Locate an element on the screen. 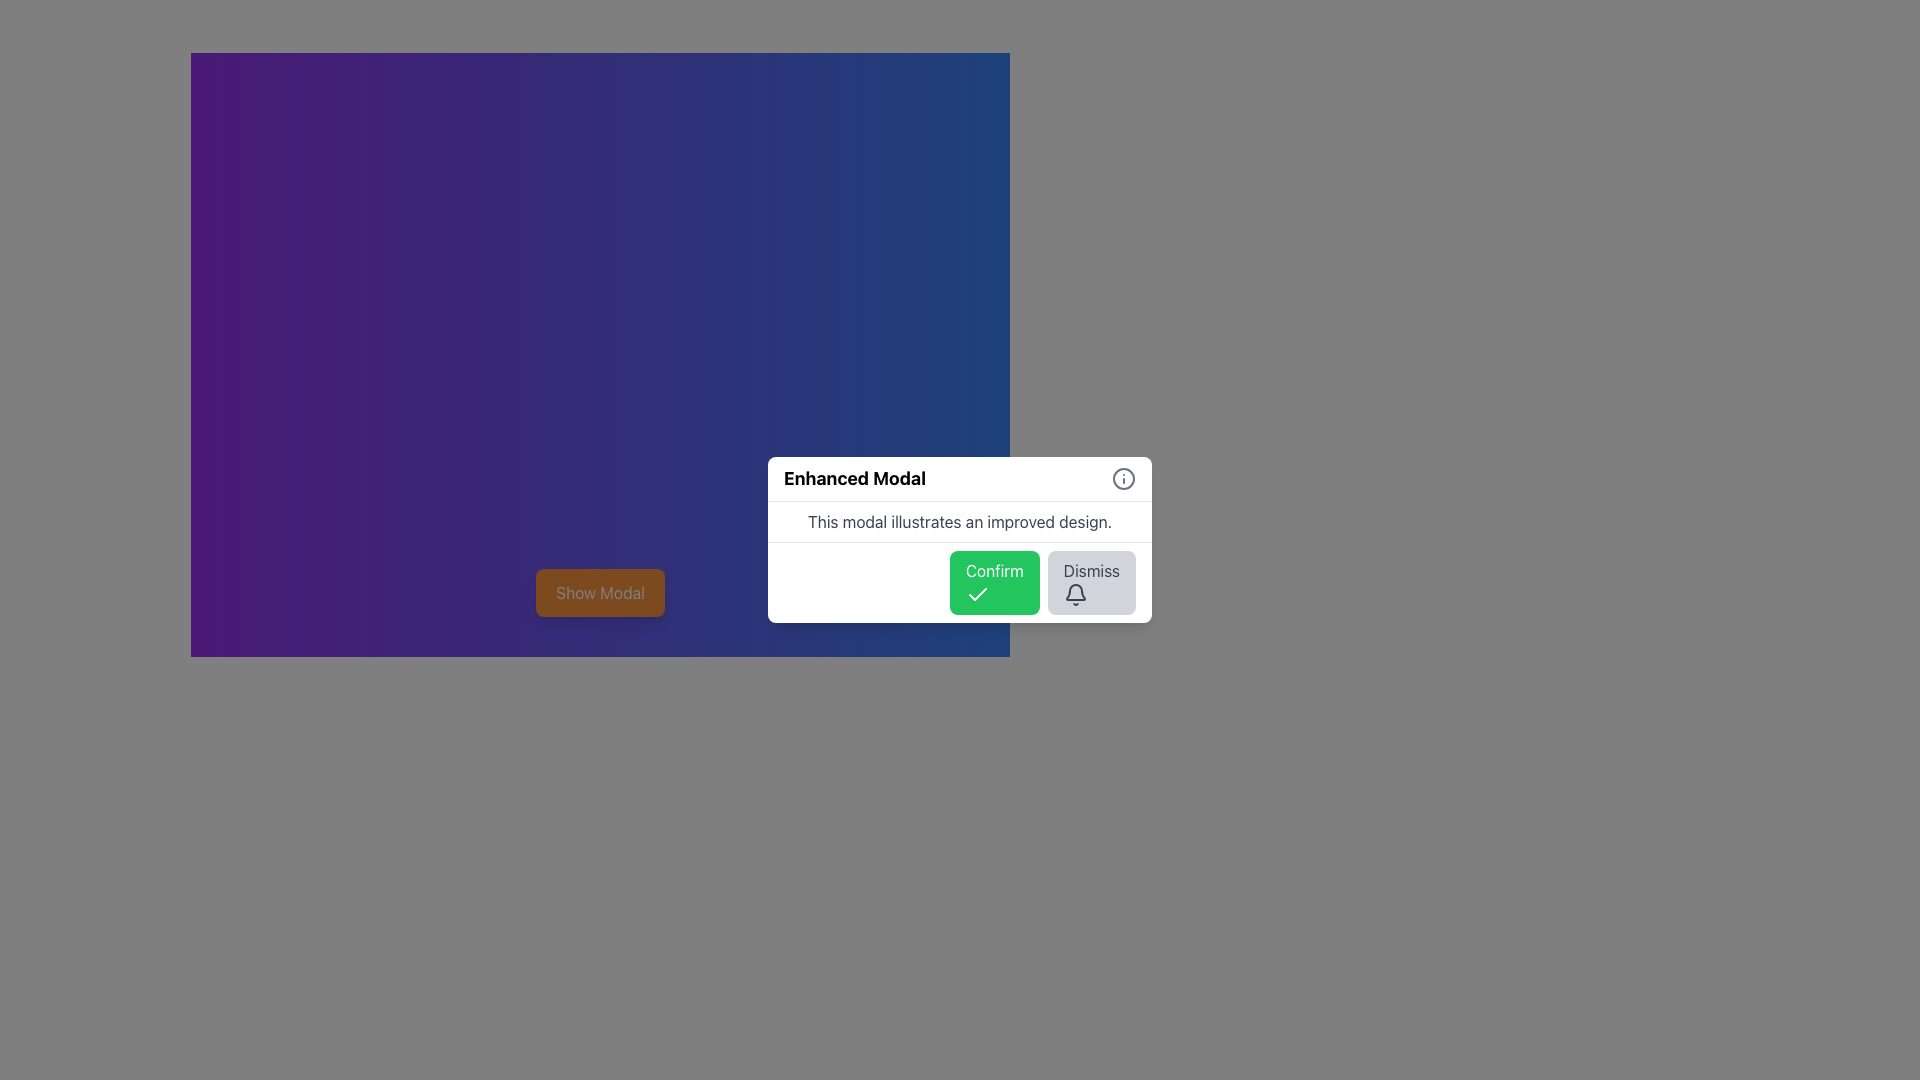 This screenshot has width=1920, height=1080. the static text label displaying 'Enhanced Modal' at the top of the modal dialog is located at coordinates (854, 478).